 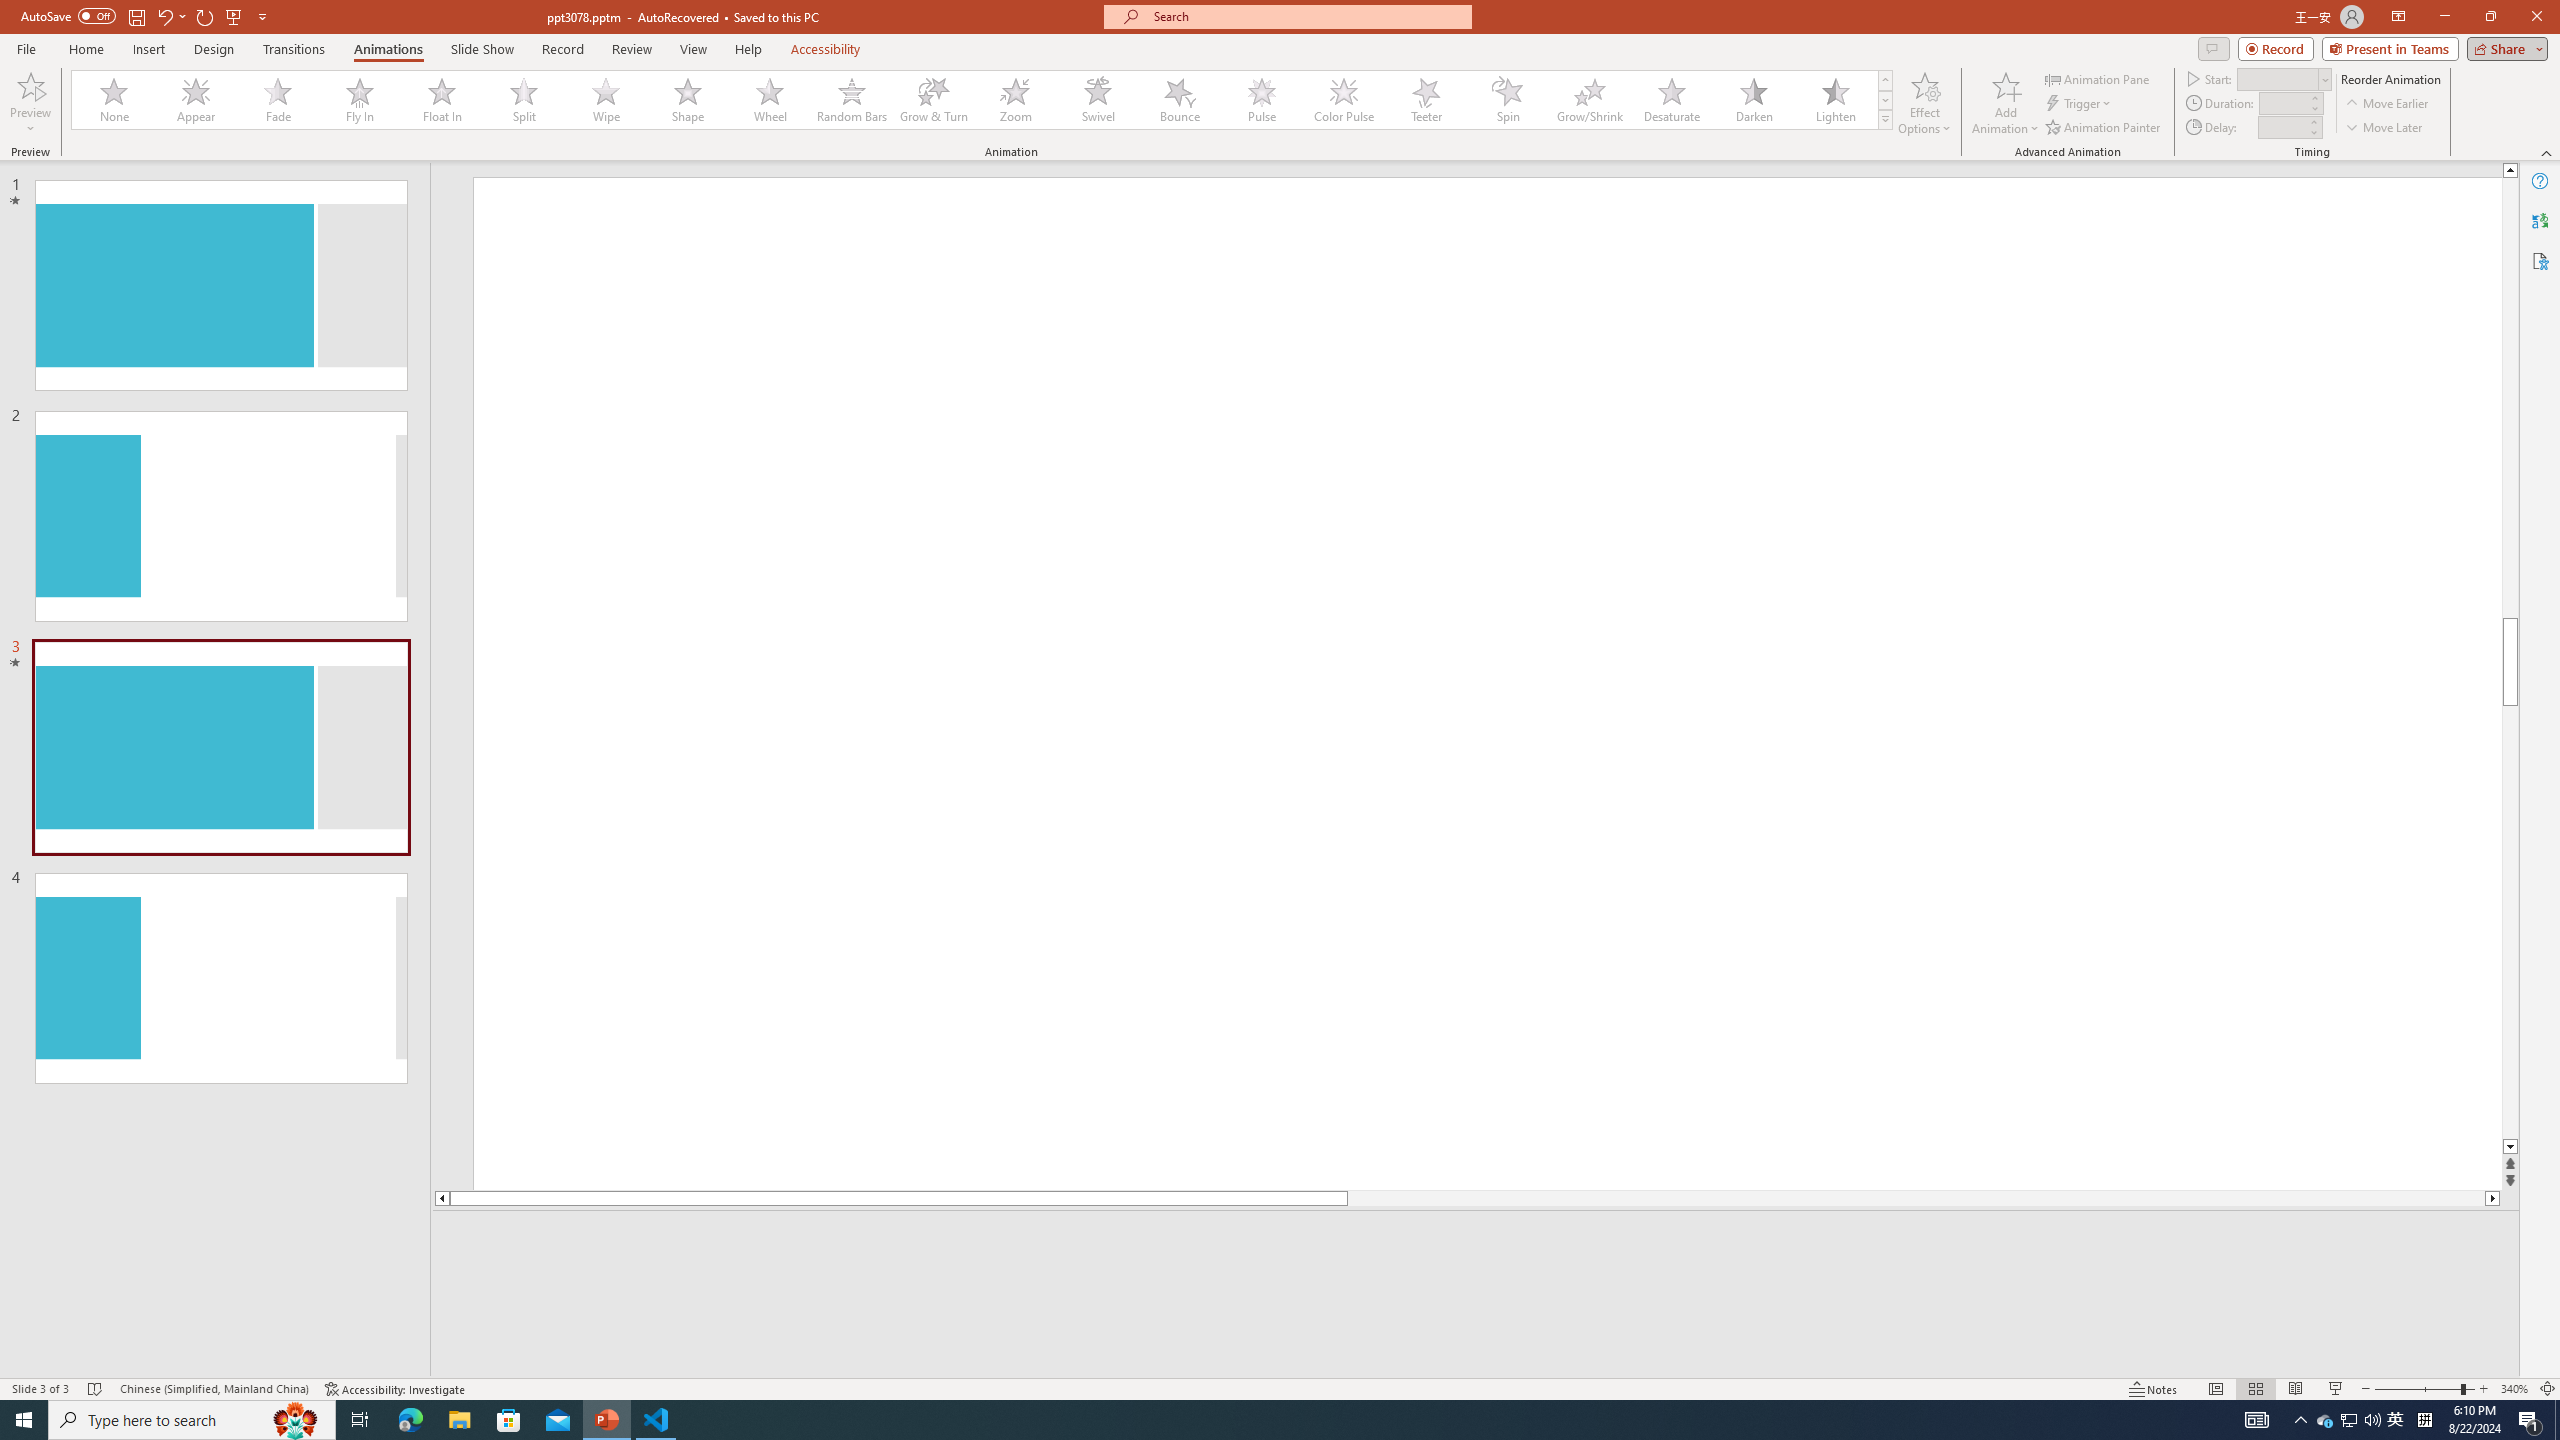 I want to click on 'Shape', so click(x=688, y=99).